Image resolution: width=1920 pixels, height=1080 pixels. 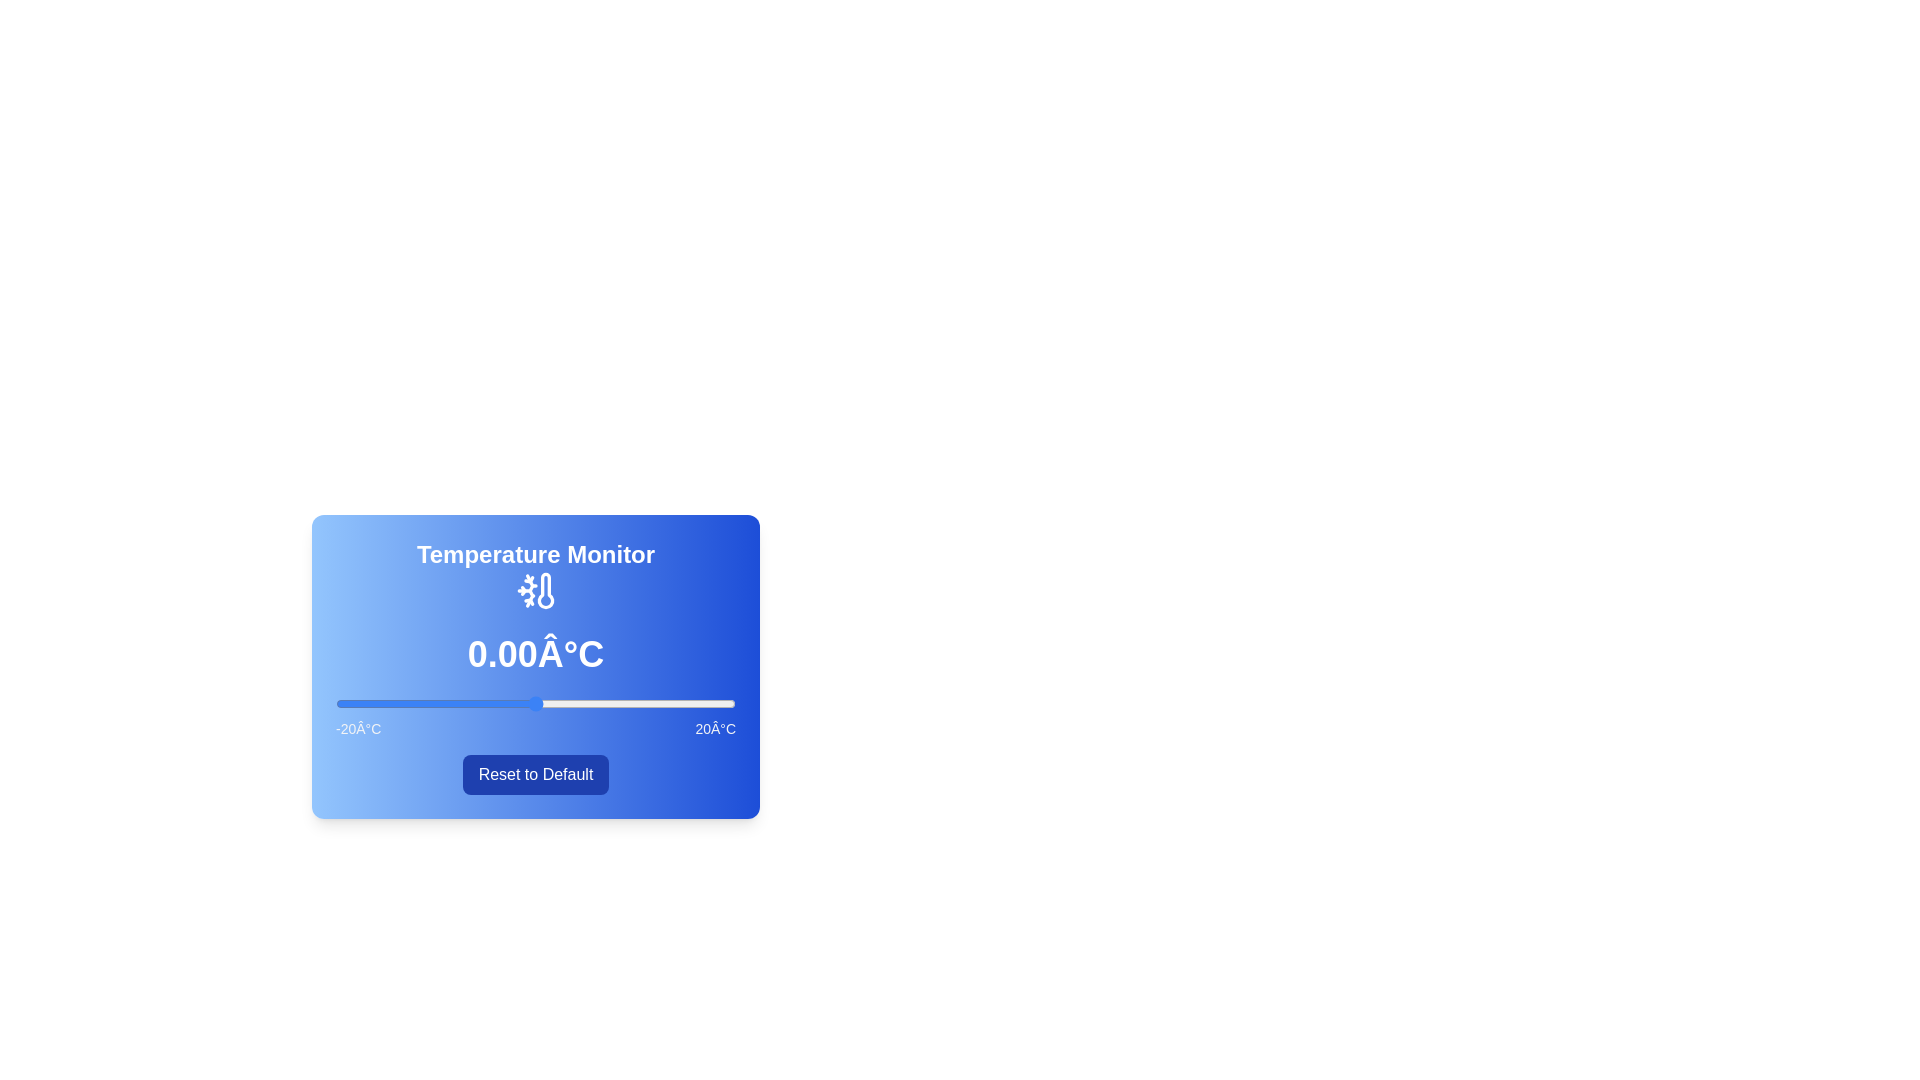 What do you see at coordinates (575, 703) in the screenshot?
I see `the temperature slider to 4 degrees Celsius` at bounding box center [575, 703].